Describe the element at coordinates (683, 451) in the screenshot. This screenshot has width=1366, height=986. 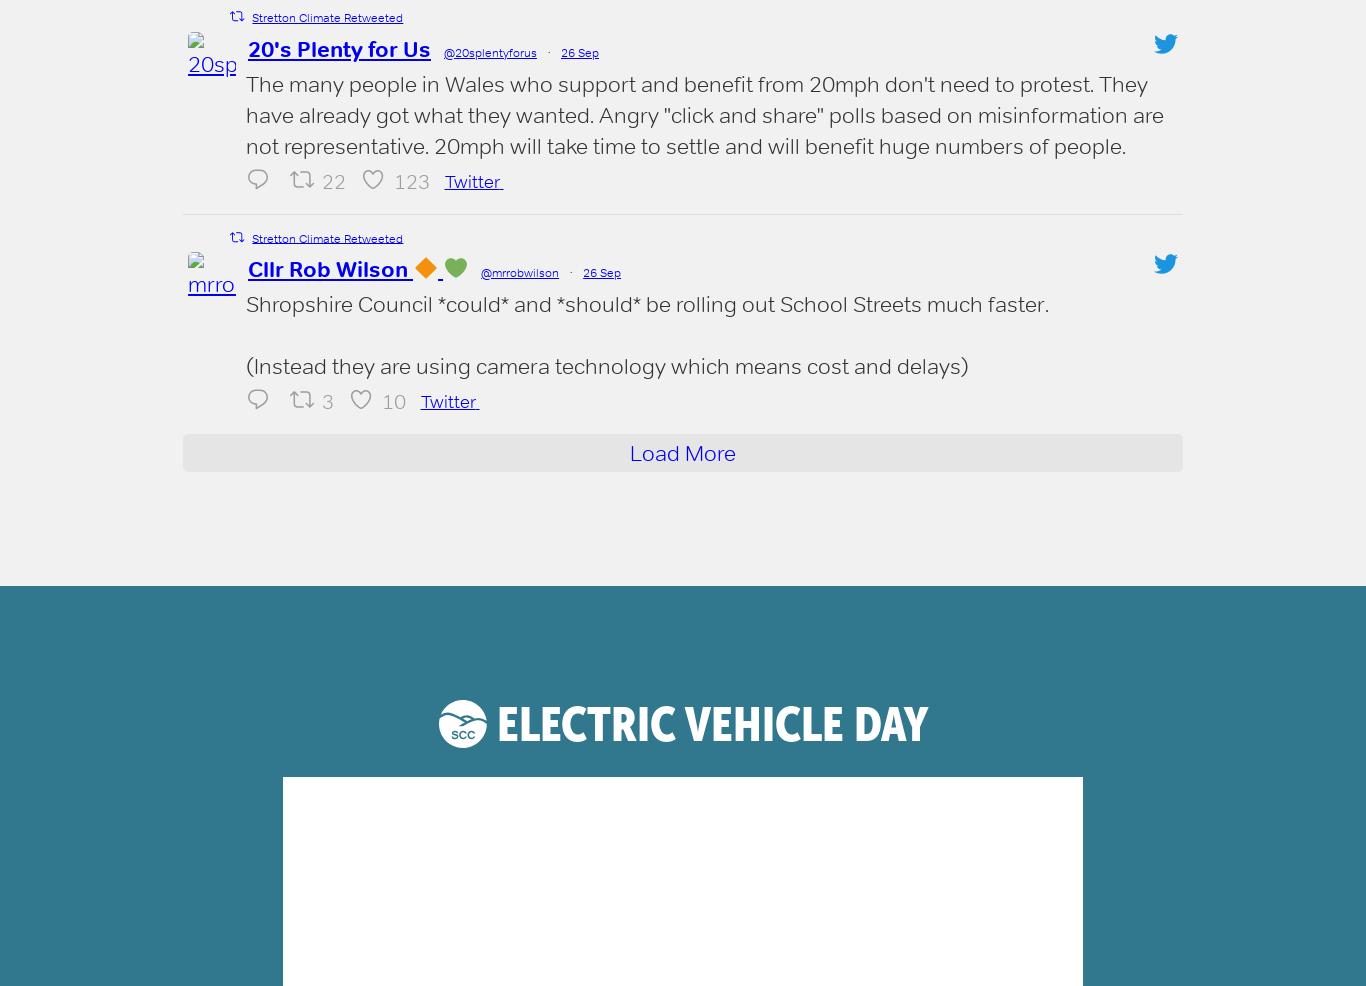
I see `'Load More'` at that location.